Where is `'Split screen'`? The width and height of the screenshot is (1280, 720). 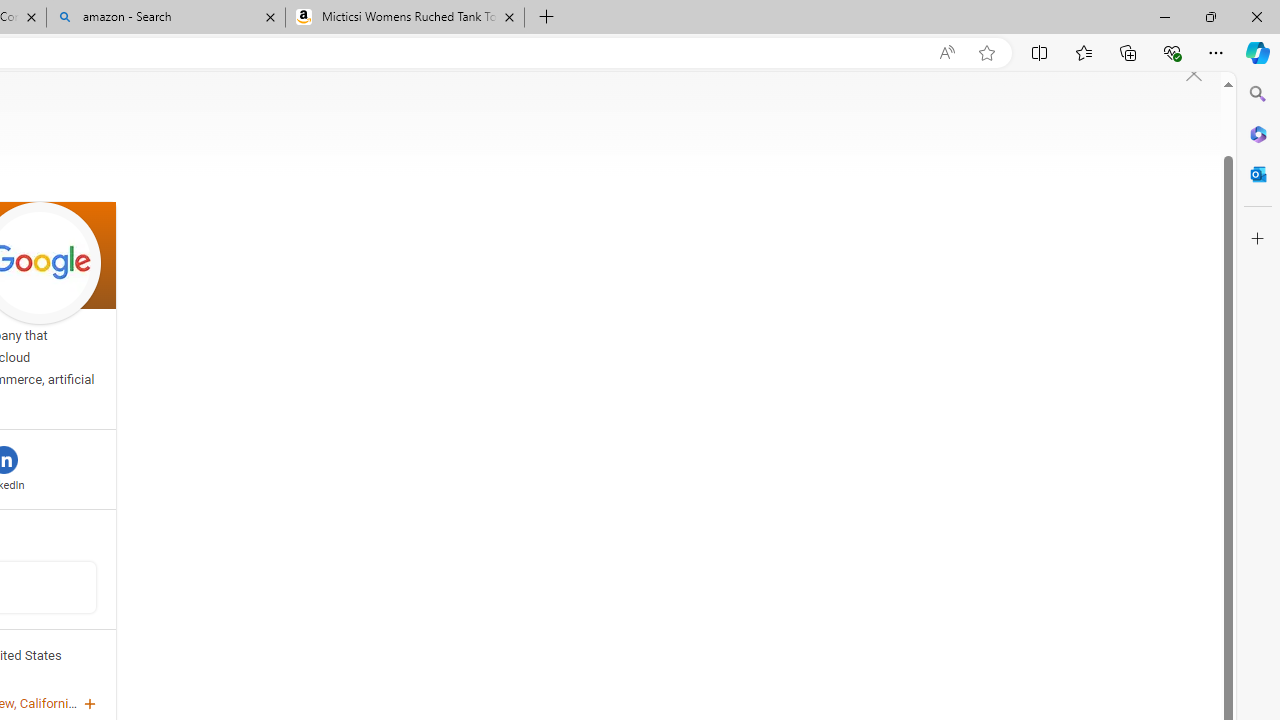
'Split screen' is located at coordinates (1040, 51).